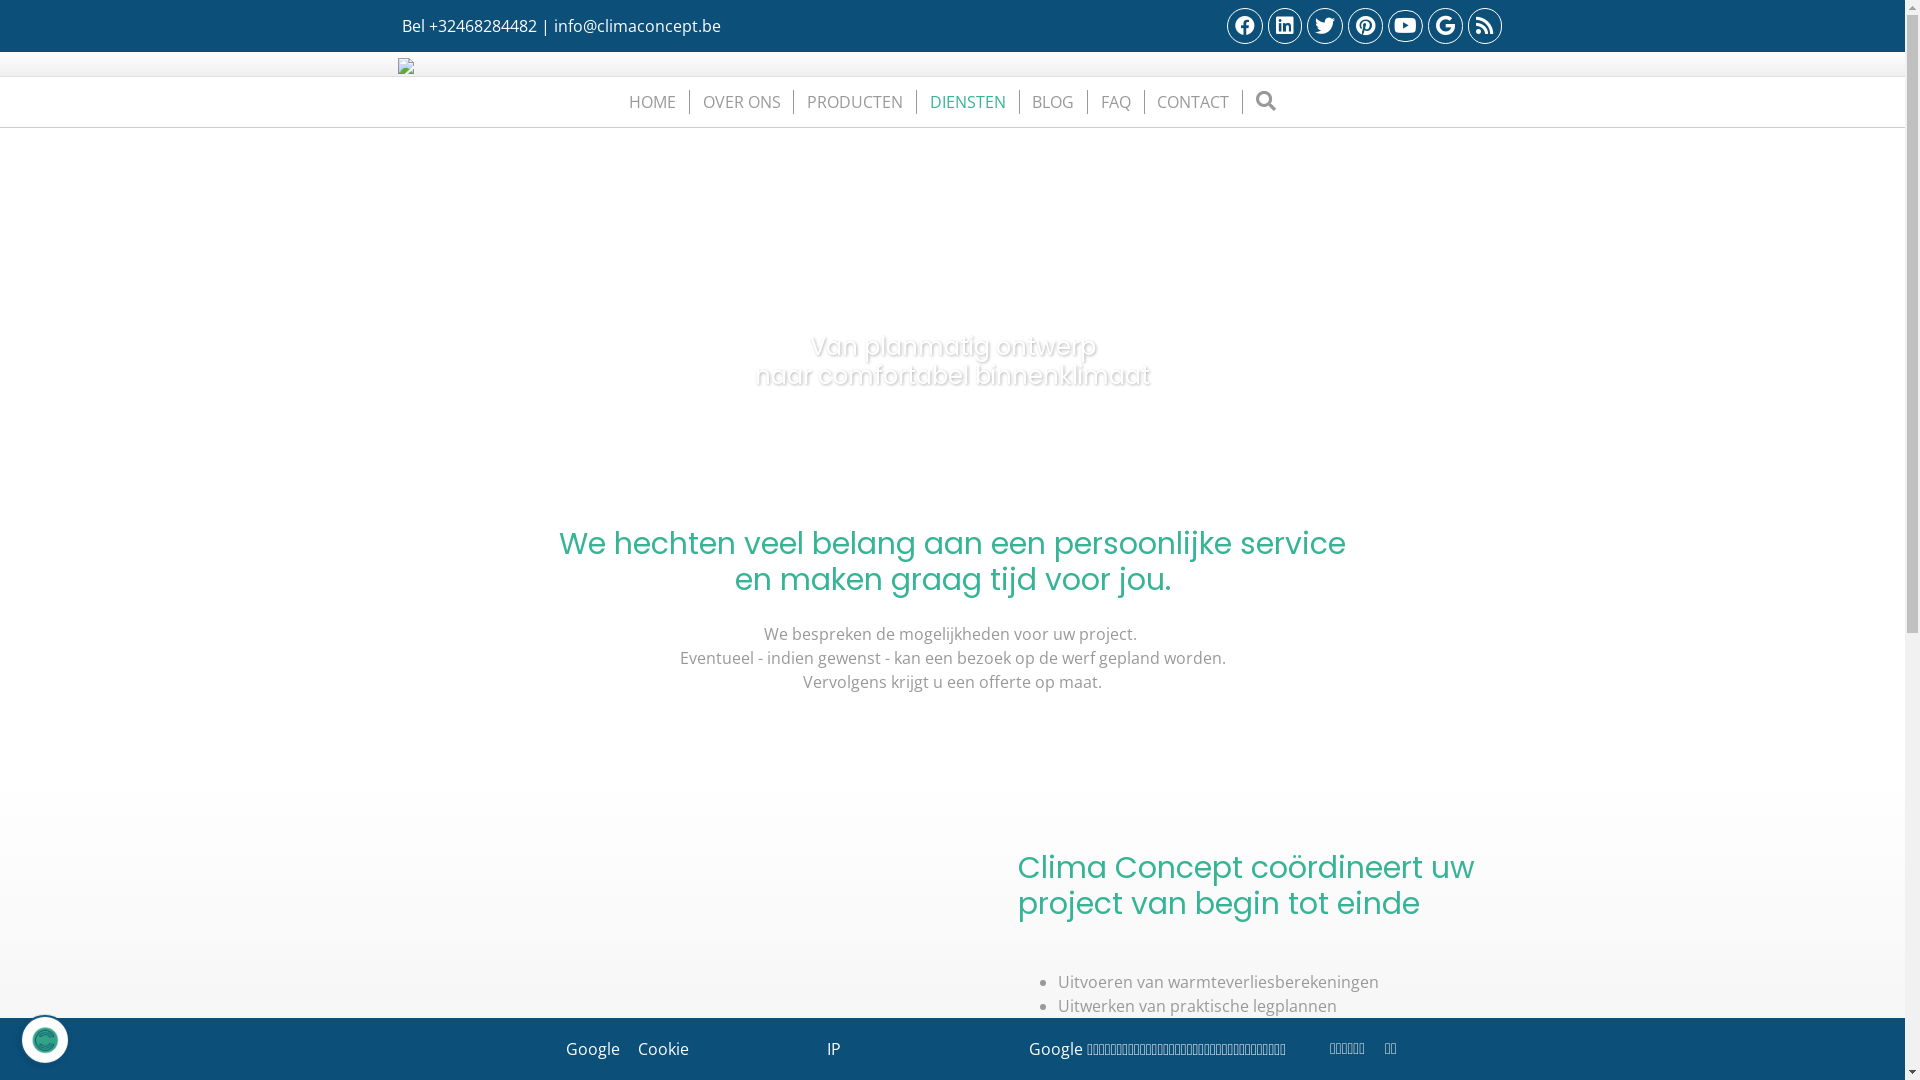 This screenshot has height=1080, width=1920. Describe the element at coordinates (741, 101) in the screenshot. I see `'OVER ONS'` at that location.